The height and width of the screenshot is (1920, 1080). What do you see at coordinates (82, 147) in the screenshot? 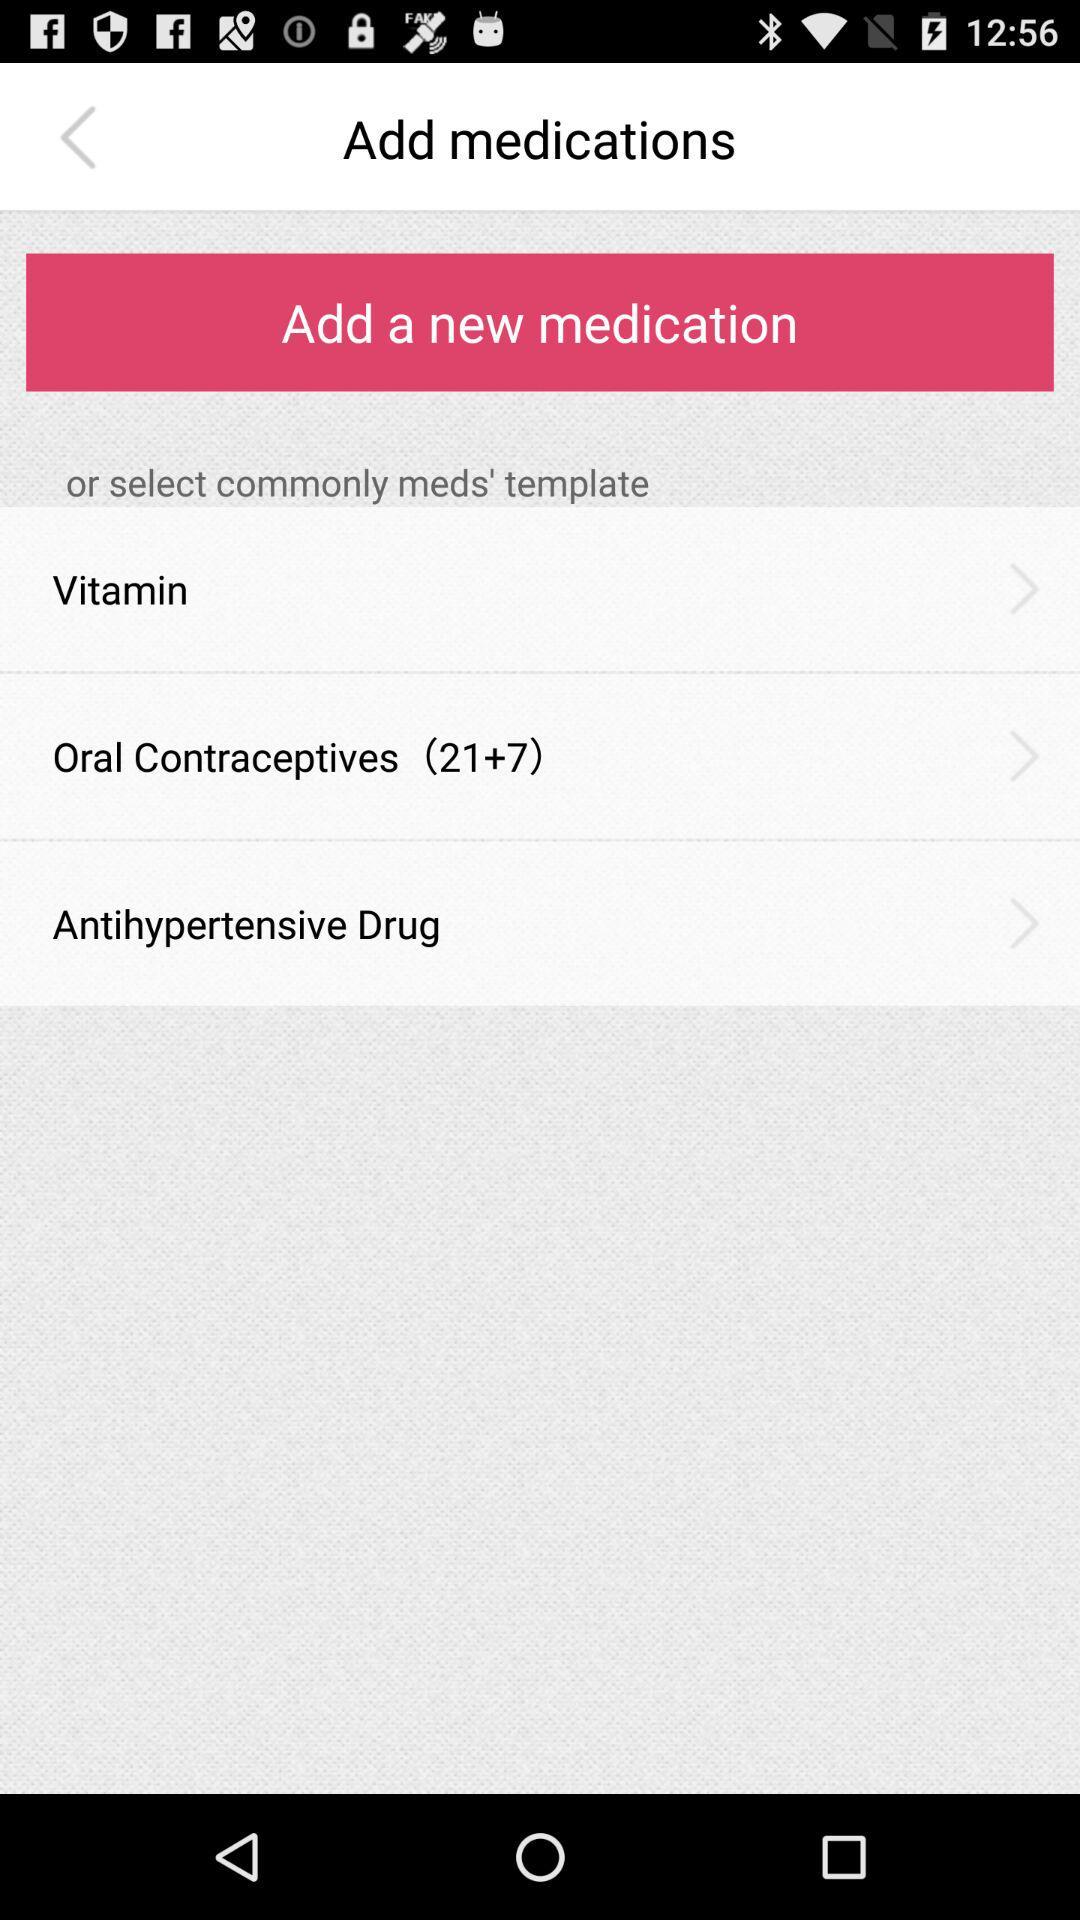
I see `the arrow_backward icon` at bounding box center [82, 147].